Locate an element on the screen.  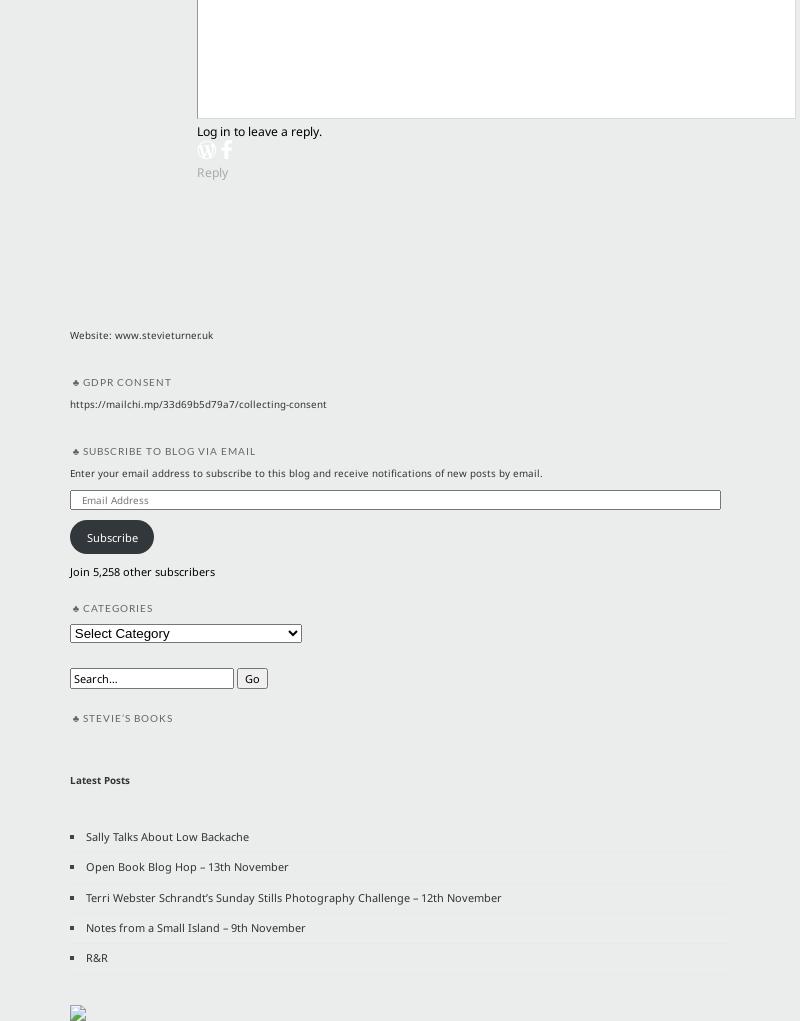
'Sally Talks About Low Backache' is located at coordinates (84, 835).